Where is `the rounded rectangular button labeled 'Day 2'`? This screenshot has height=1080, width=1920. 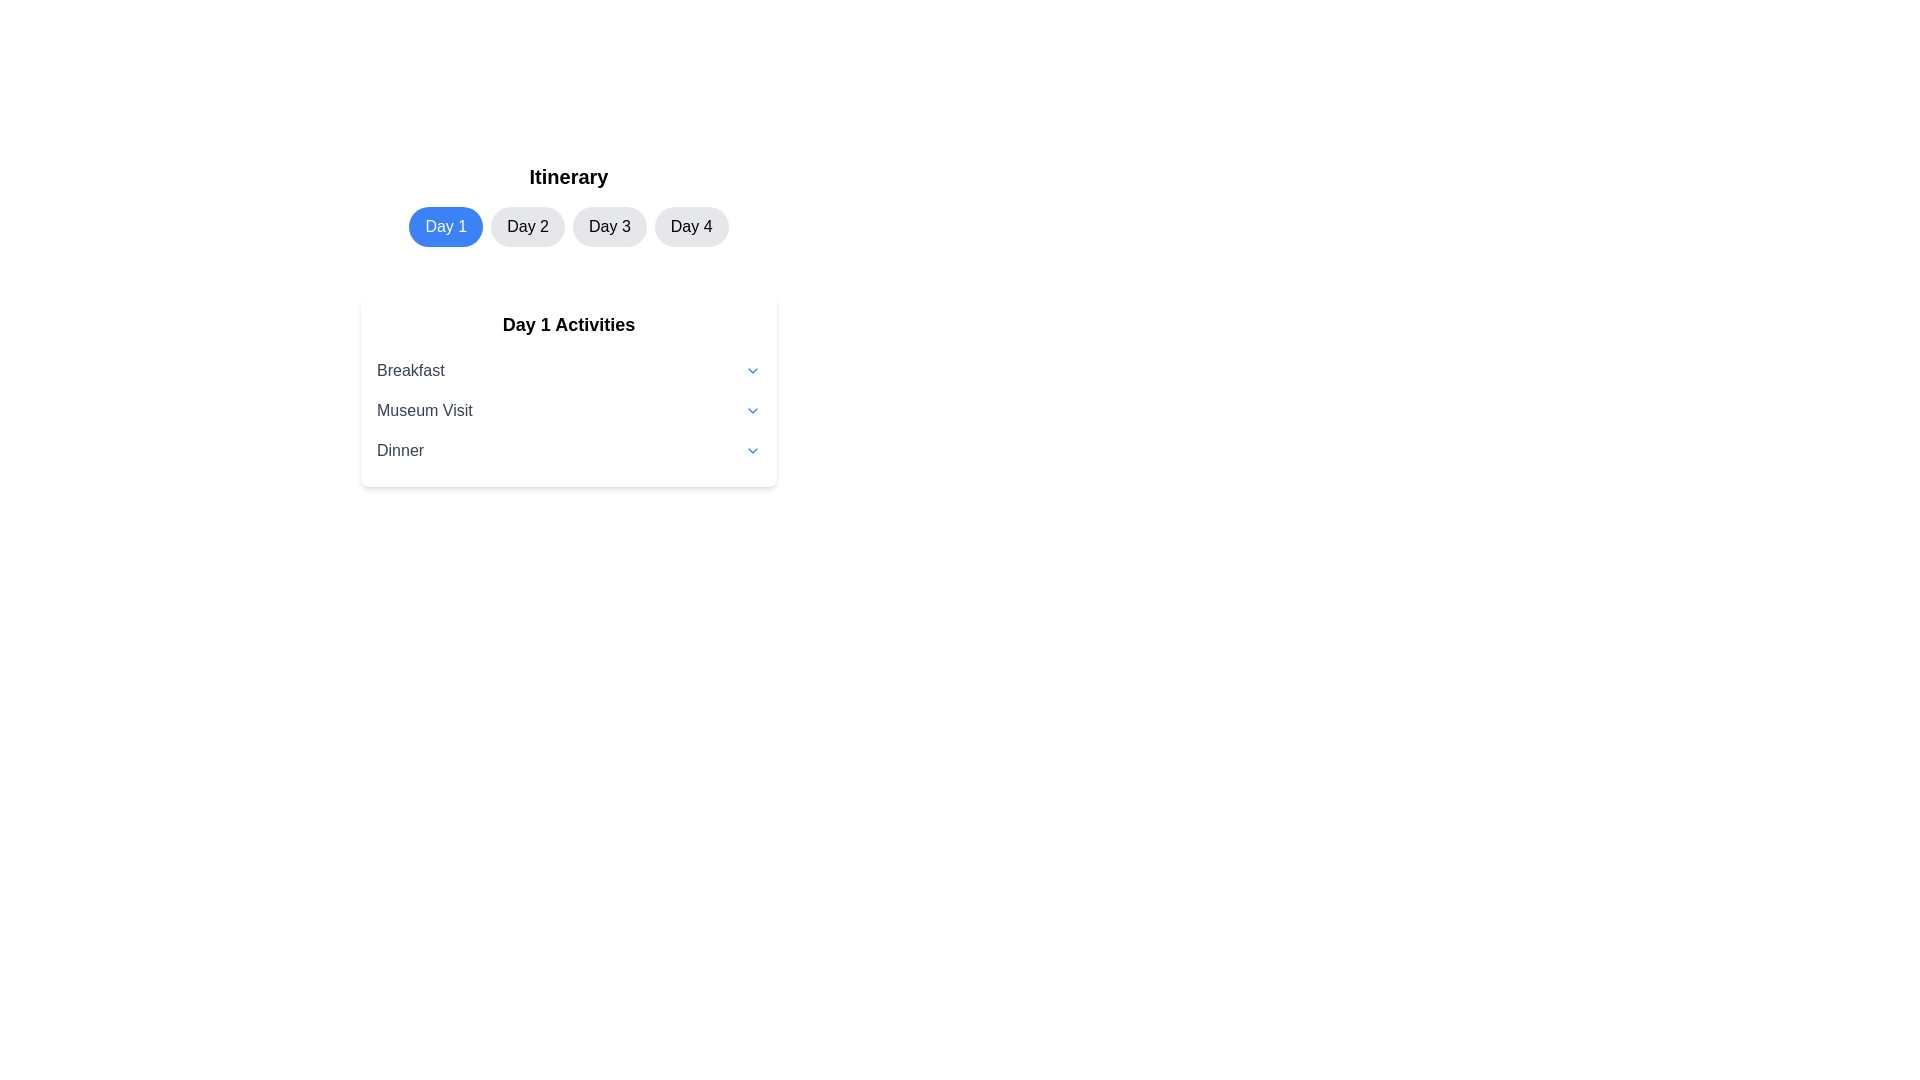
the rounded rectangular button labeled 'Day 2' is located at coordinates (528, 226).